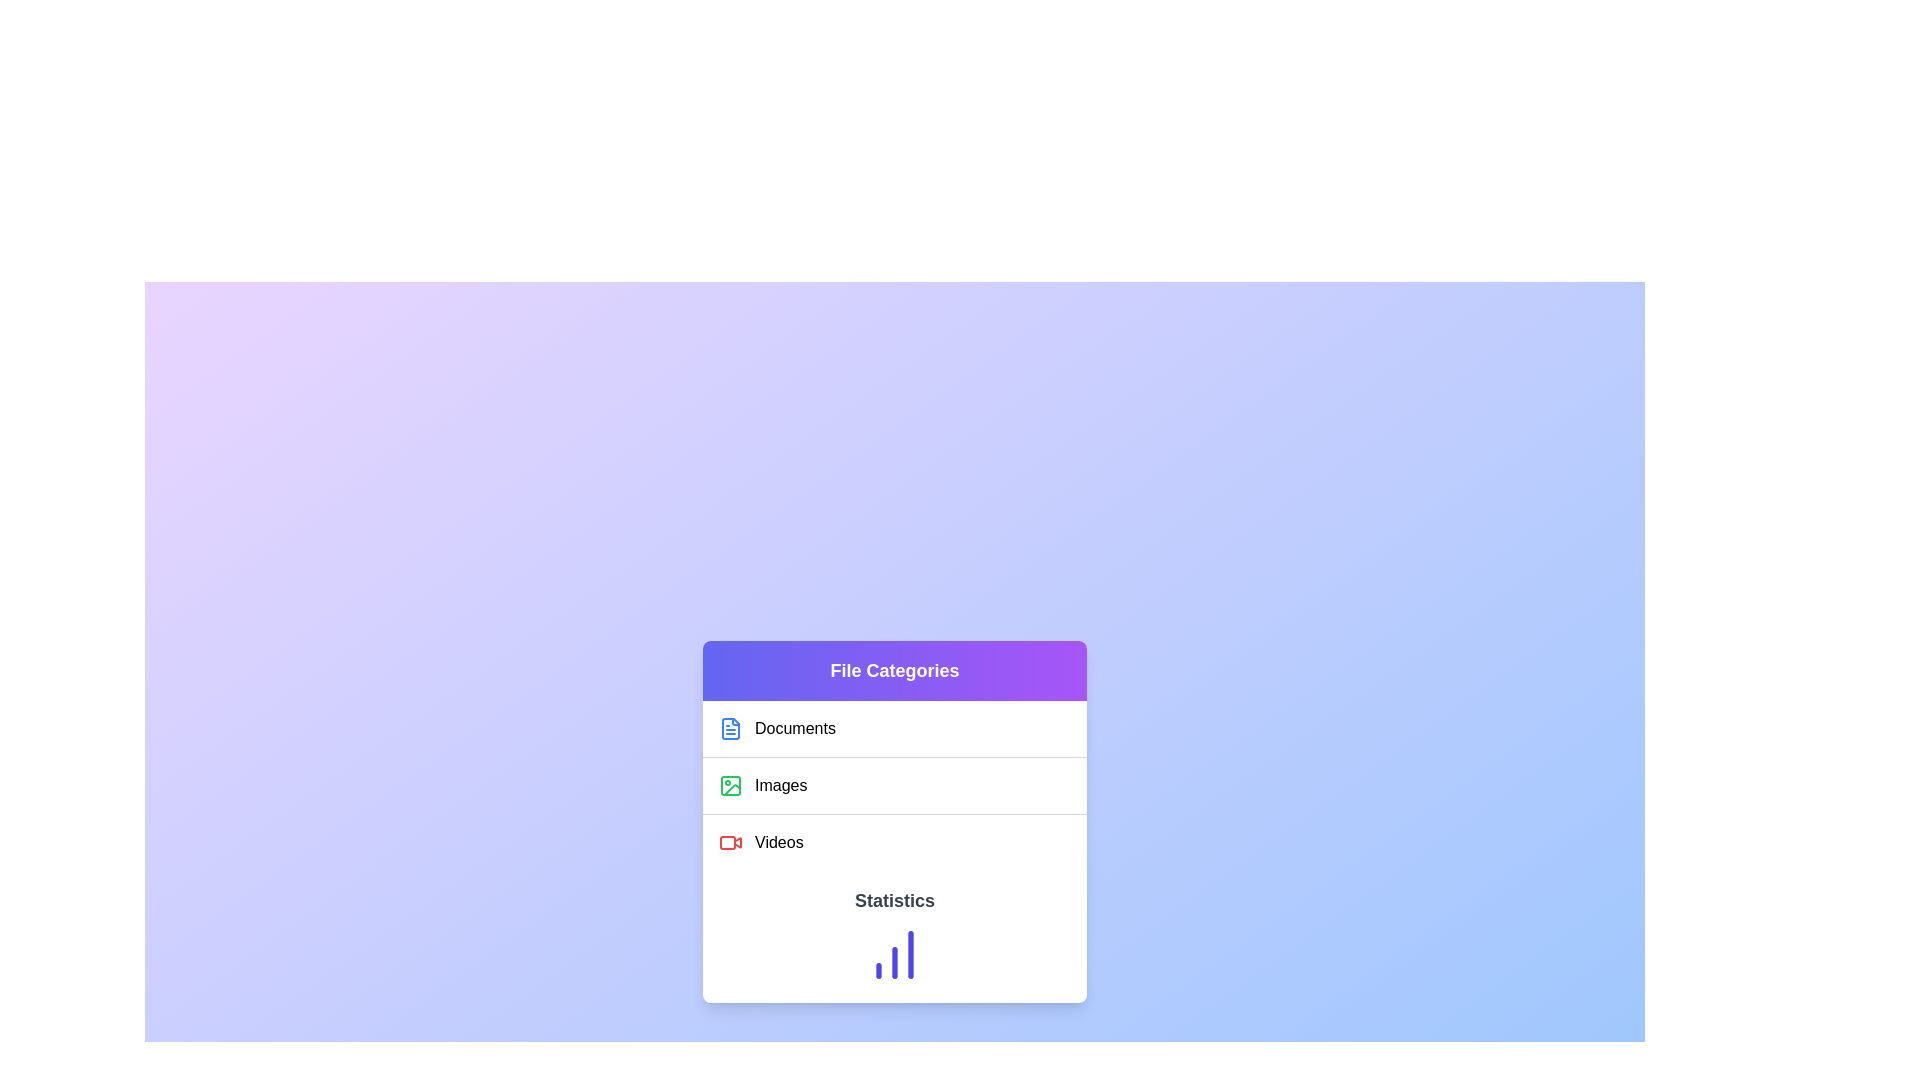  Describe the element at coordinates (893, 671) in the screenshot. I see `the 'File Categories' button to toggle the menu visibility` at that location.